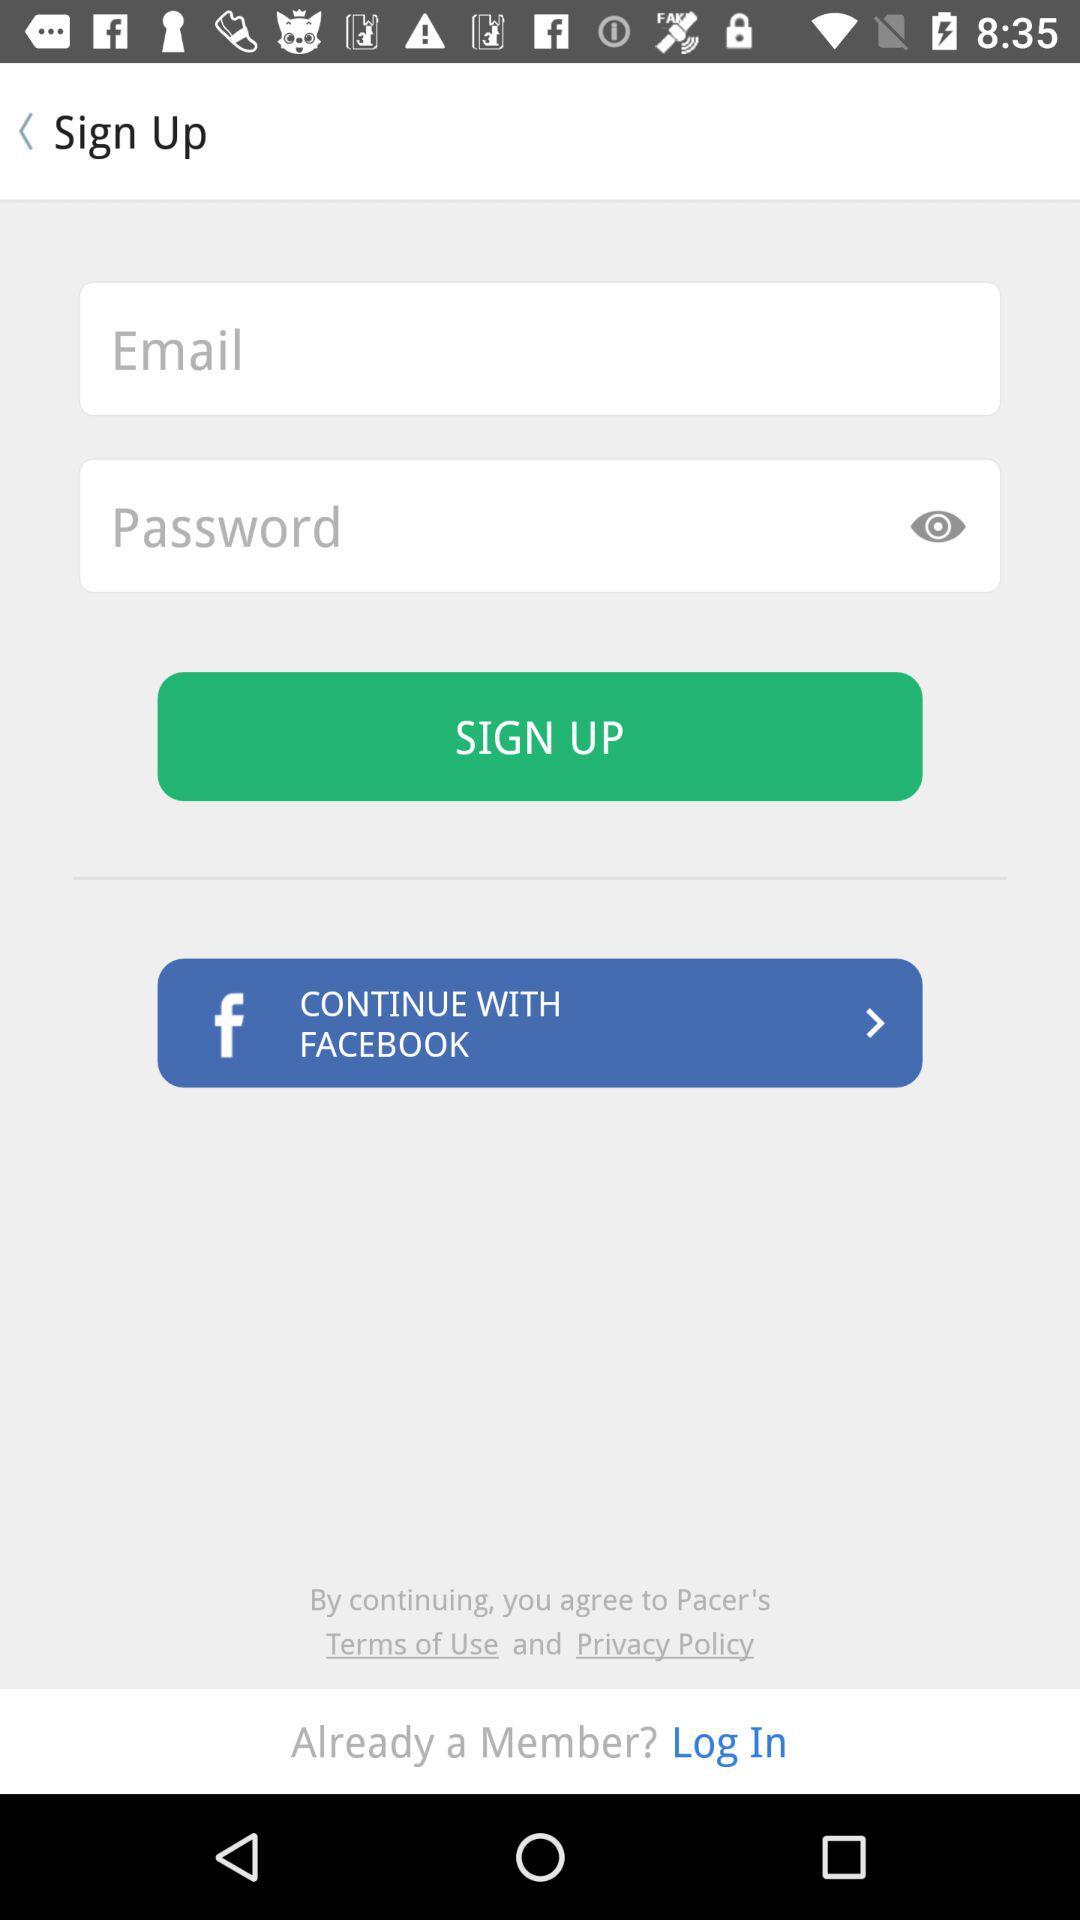 This screenshot has height=1920, width=1080. What do you see at coordinates (664, 1643) in the screenshot?
I see `icon to the right of and` at bounding box center [664, 1643].